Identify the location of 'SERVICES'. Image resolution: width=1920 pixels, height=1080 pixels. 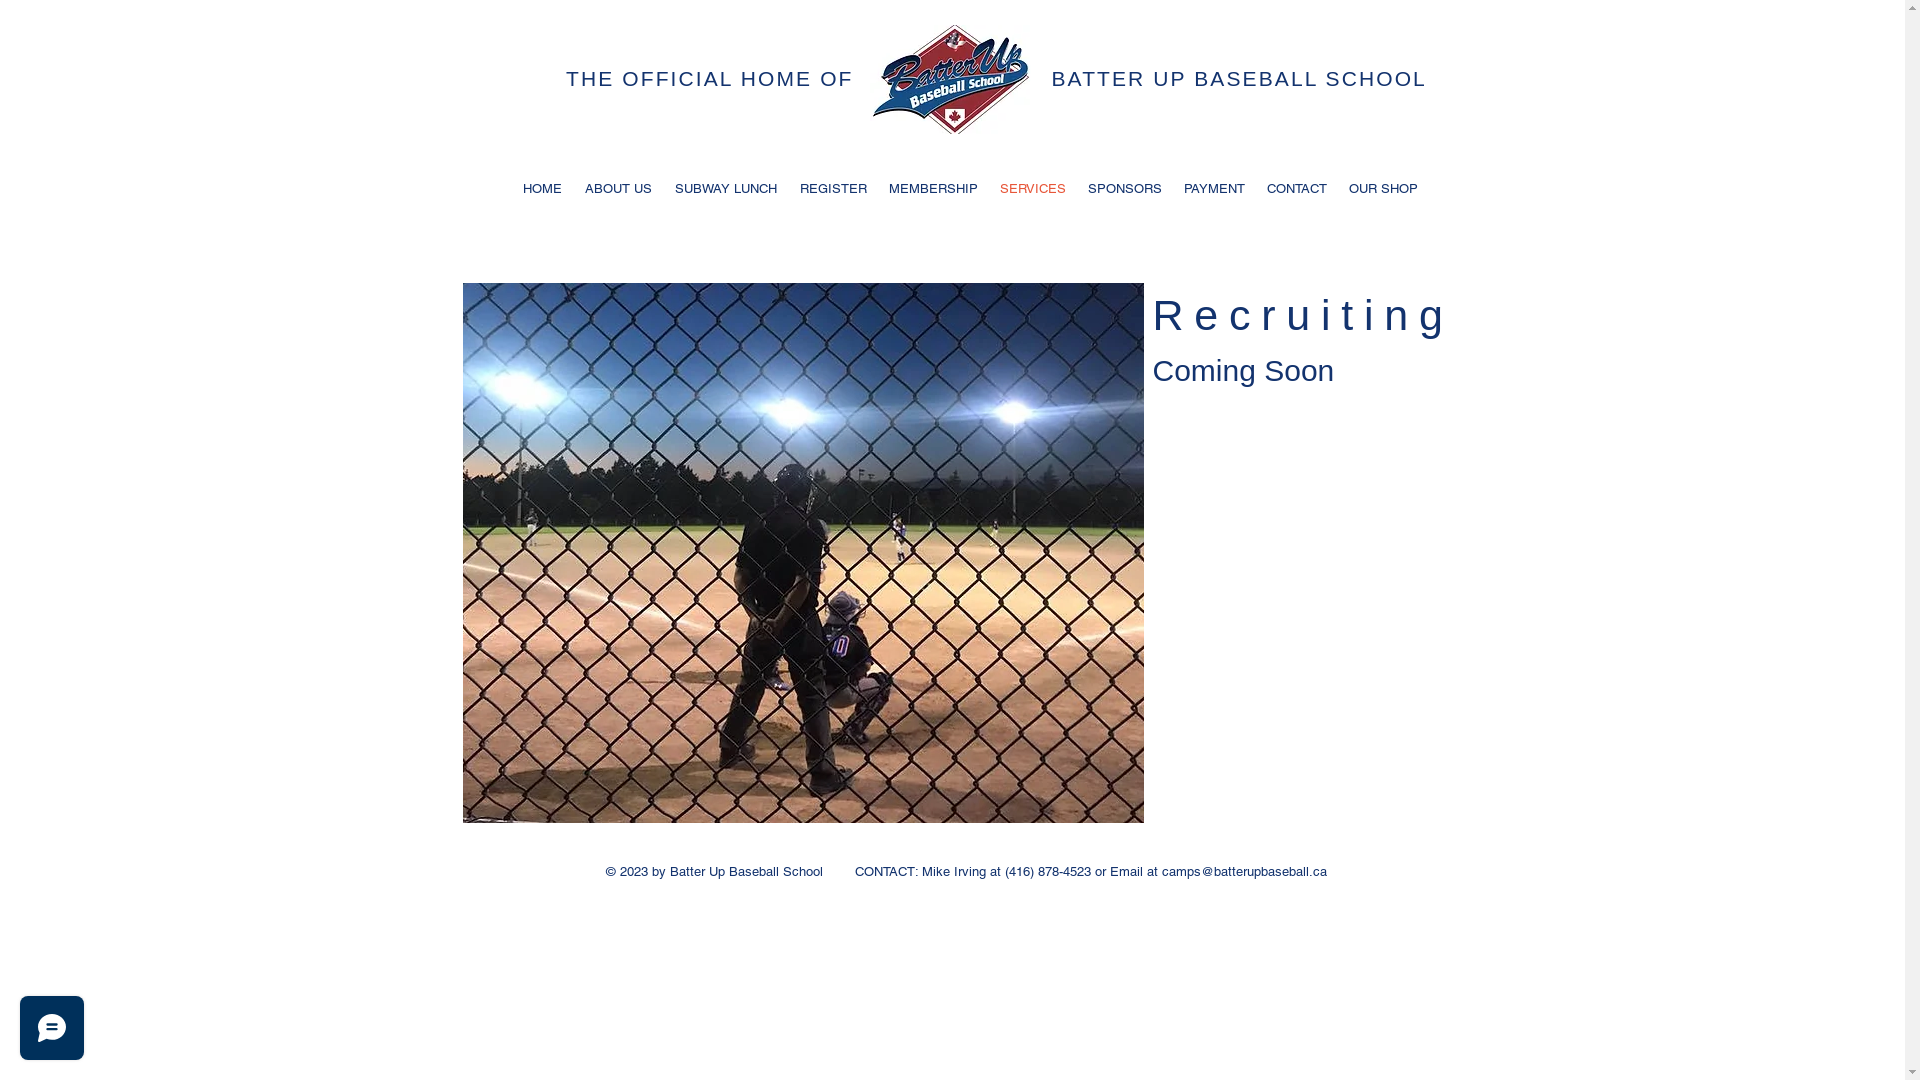
(988, 188).